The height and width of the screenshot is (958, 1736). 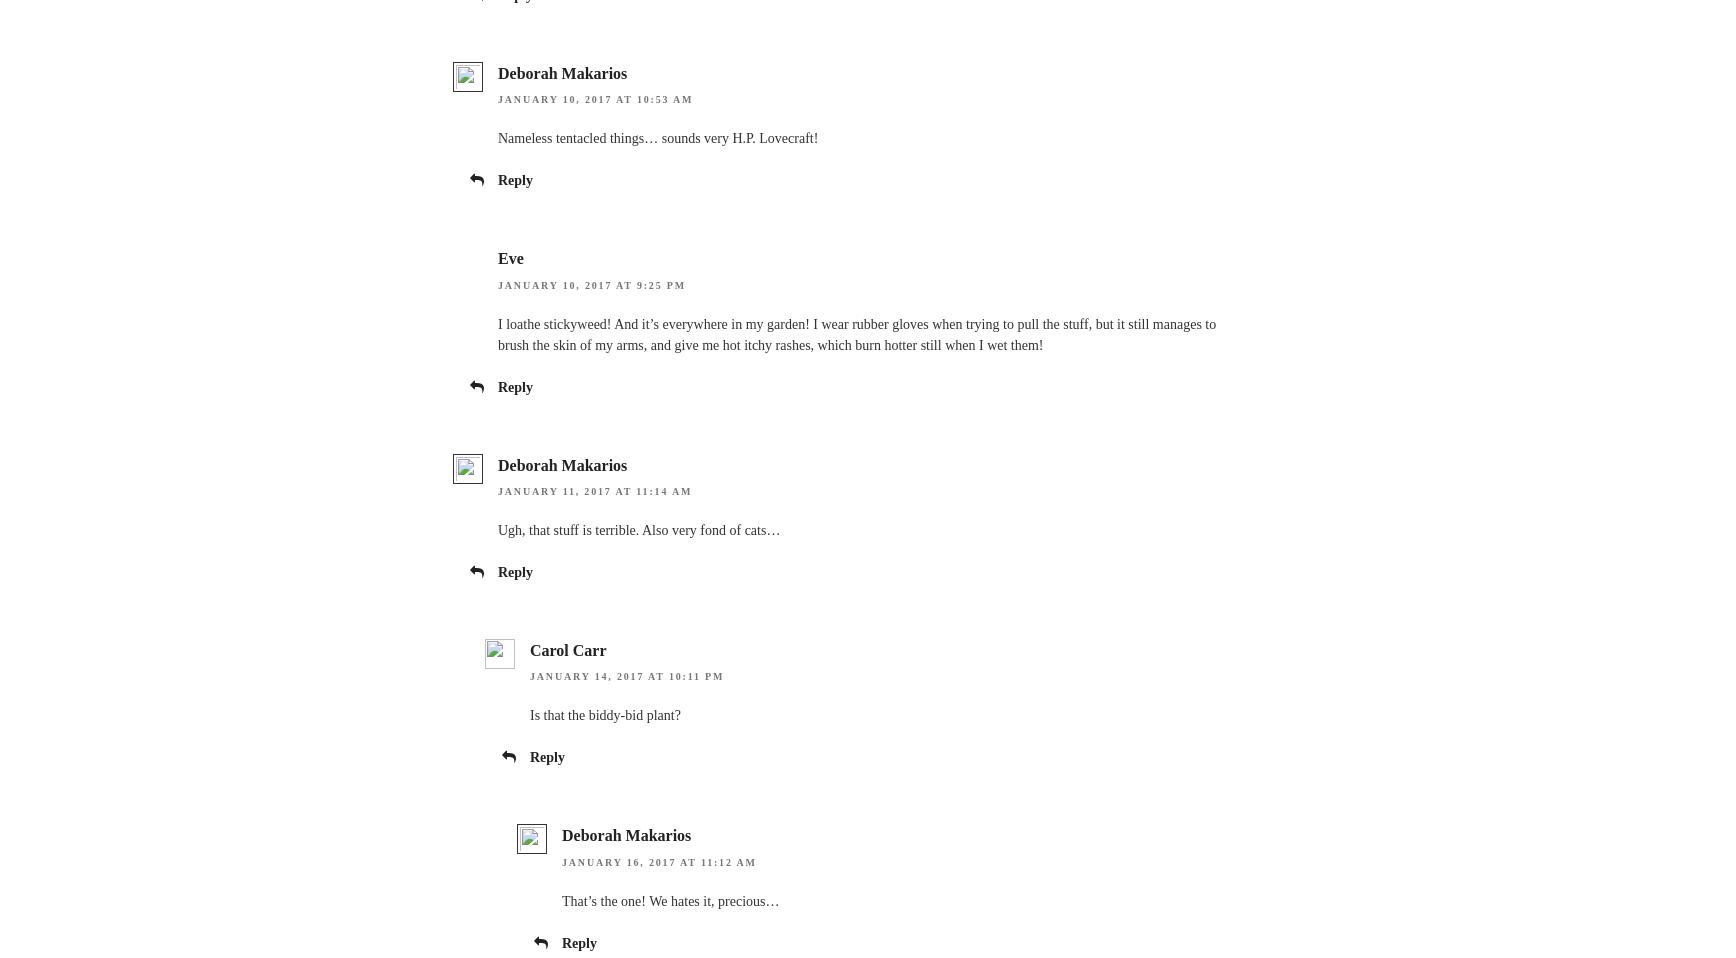 What do you see at coordinates (857, 332) in the screenshot?
I see `'I loathe stickyweed! And it’s everywhere in my garden! I wear rubber gloves when trying to pull the stuff, but it still manages to brush the skin of my arms, and give me hot itchy rashes, which burn hotter still when I wet them!'` at bounding box center [857, 332].